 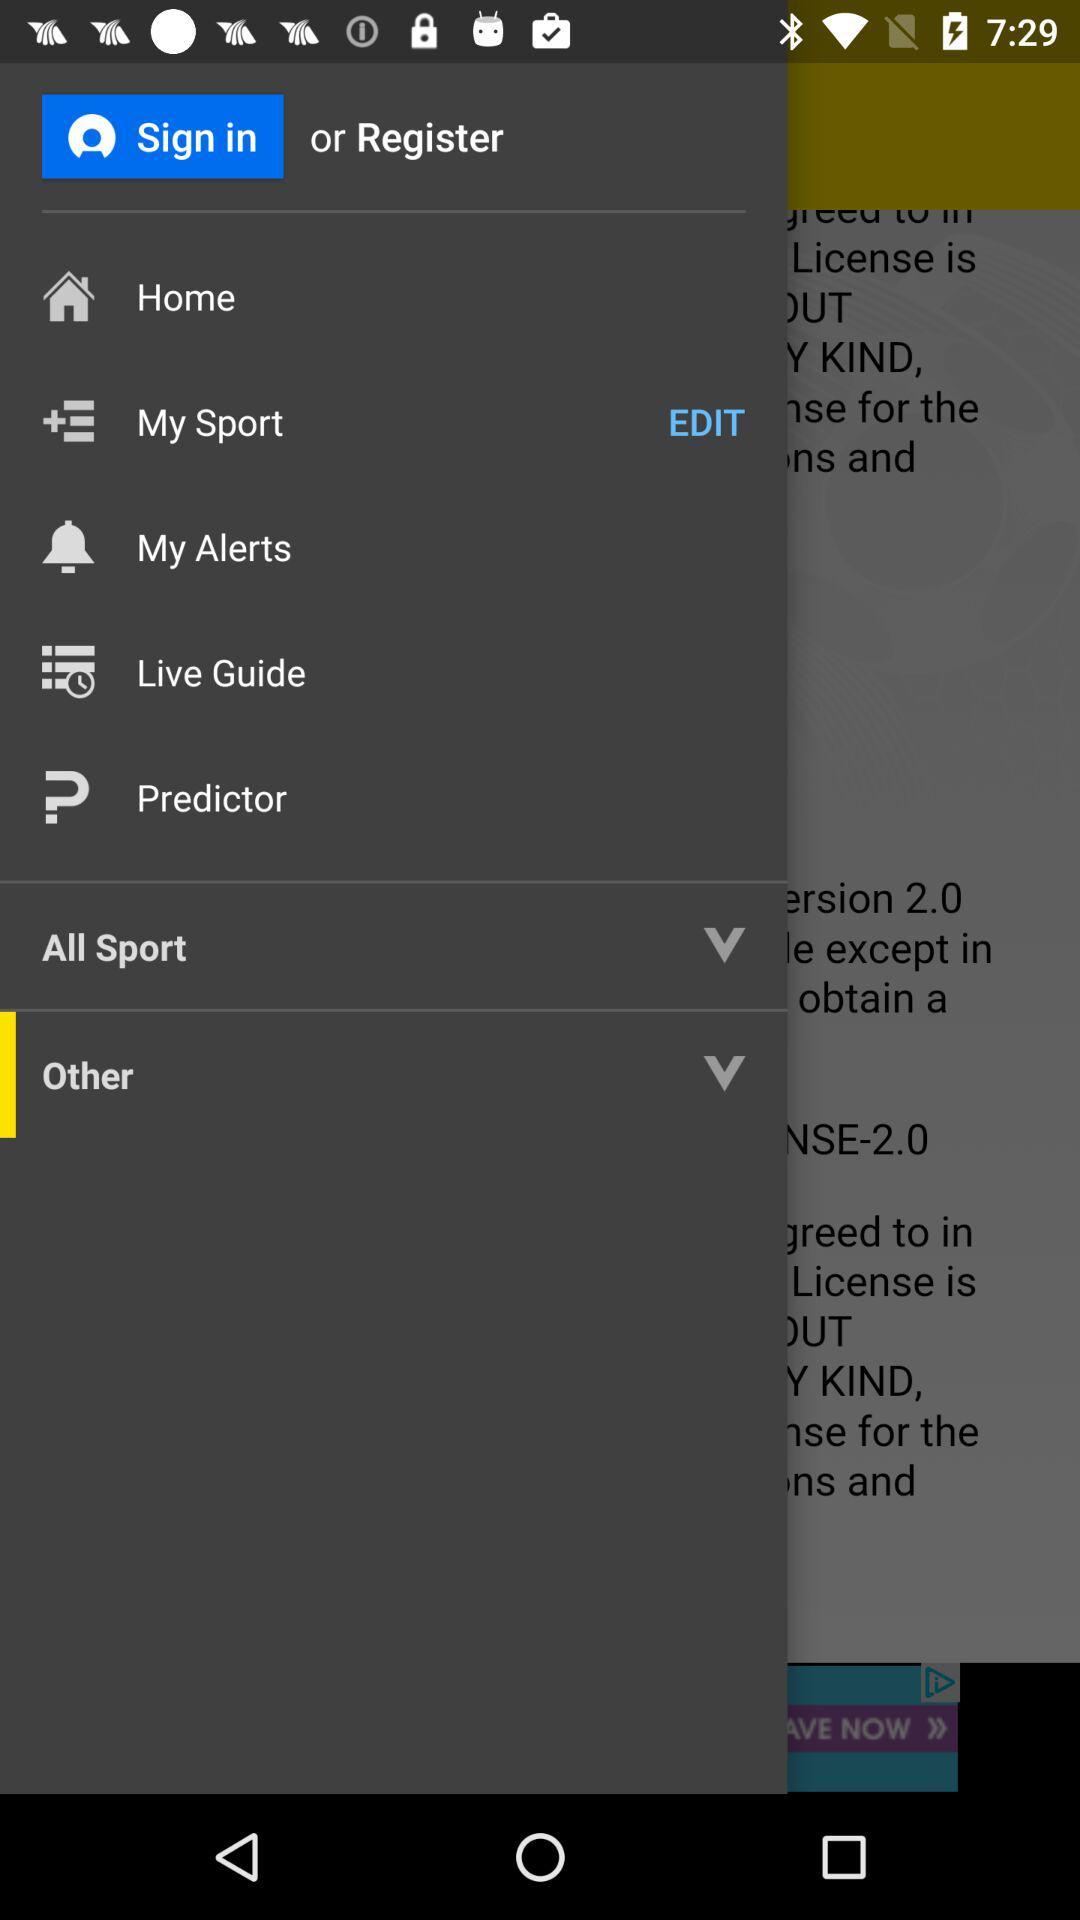 What do you see at coordinates (703, 1073) in the screenshot?
I see `the dropdown icon right next to other` at bounding box center [703, 1073].